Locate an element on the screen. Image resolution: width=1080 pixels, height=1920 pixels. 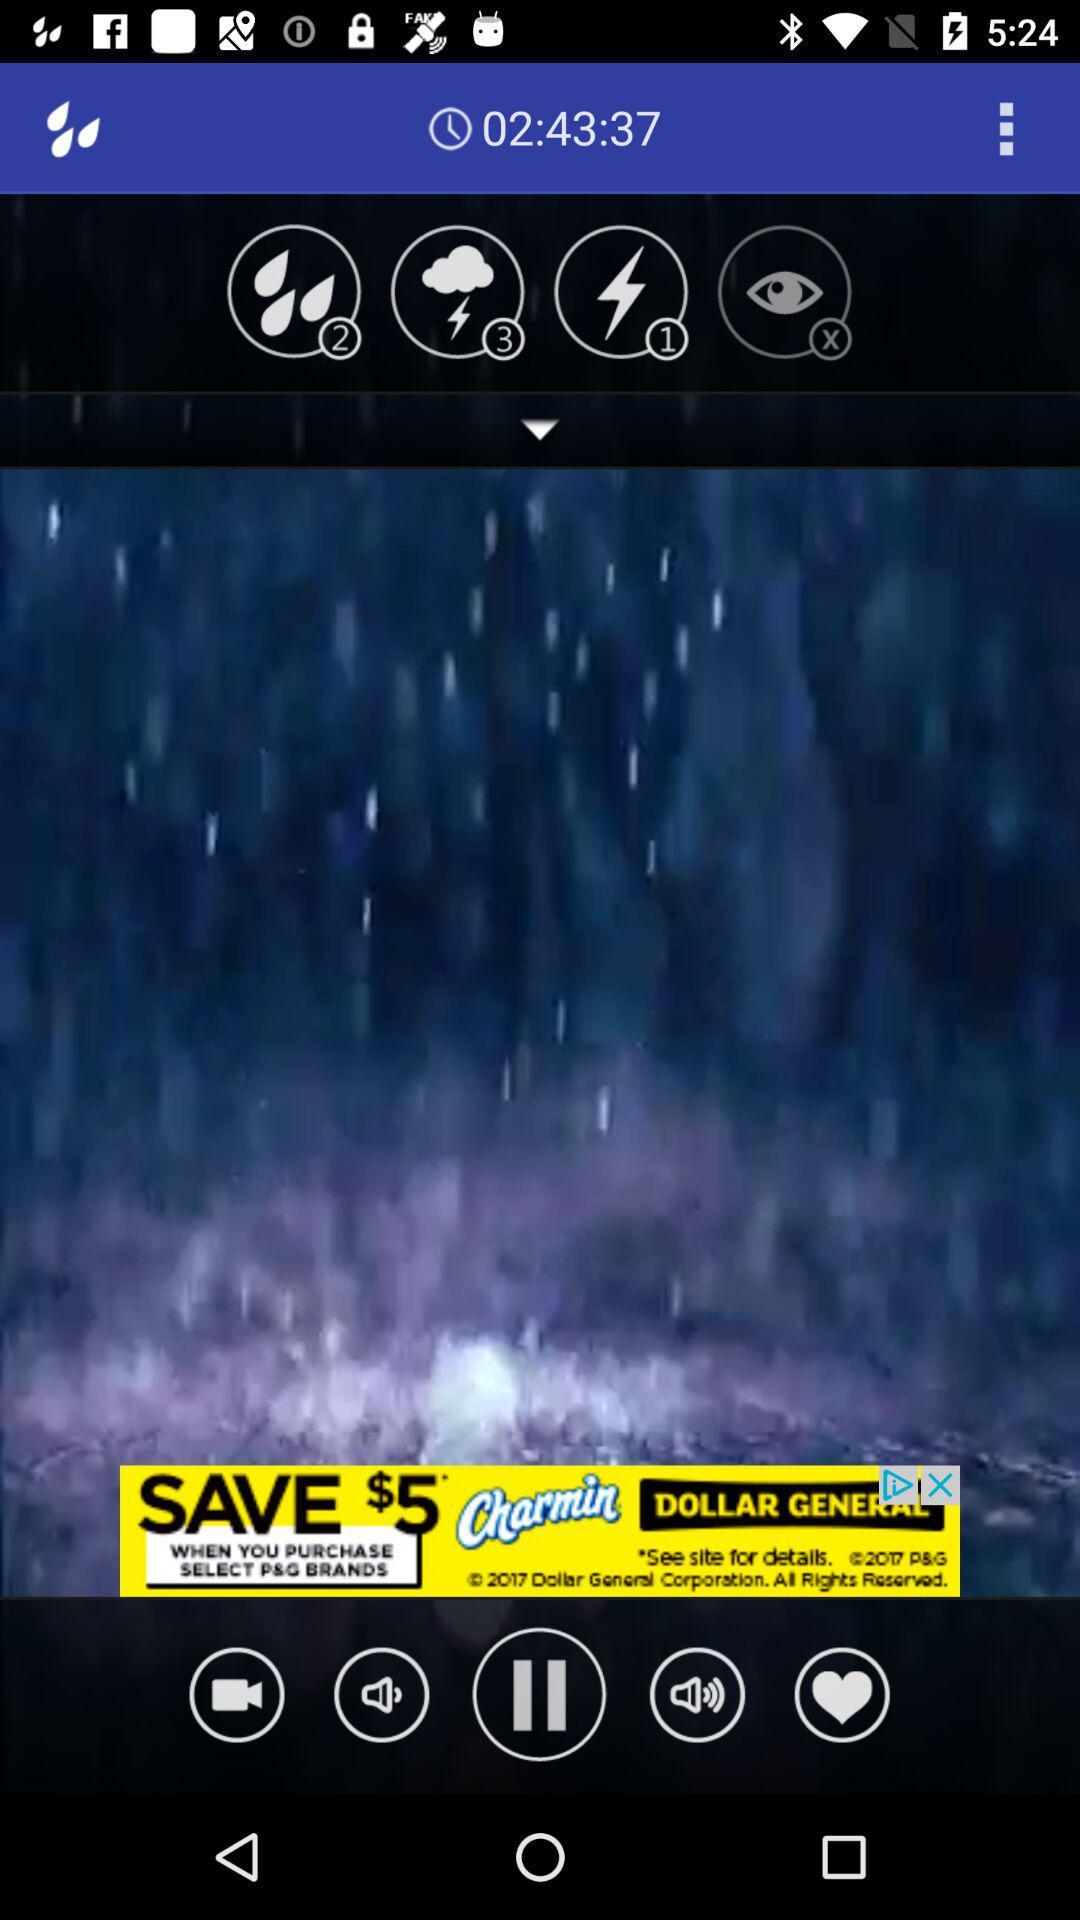
the weather icon is located at coordinates (457, 291).